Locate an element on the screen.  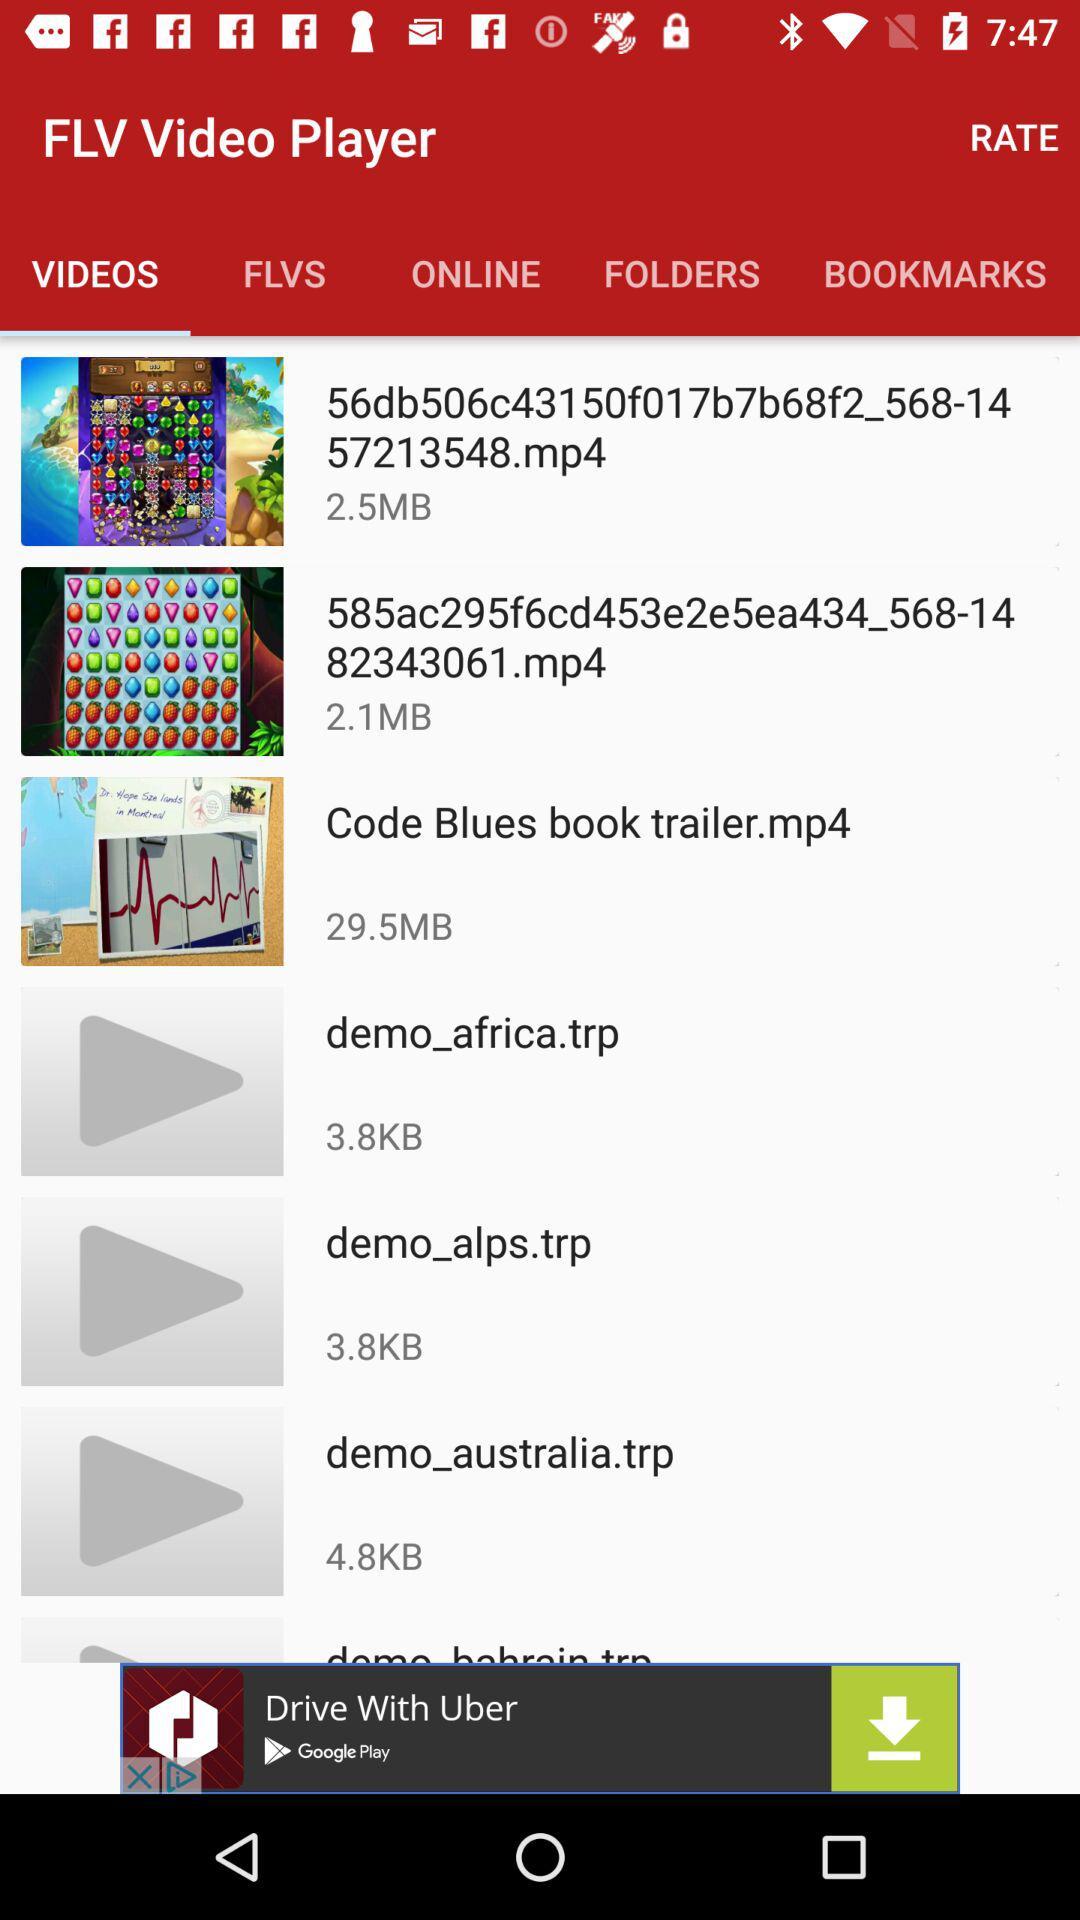
the first image is located at coordinates (151, 450).